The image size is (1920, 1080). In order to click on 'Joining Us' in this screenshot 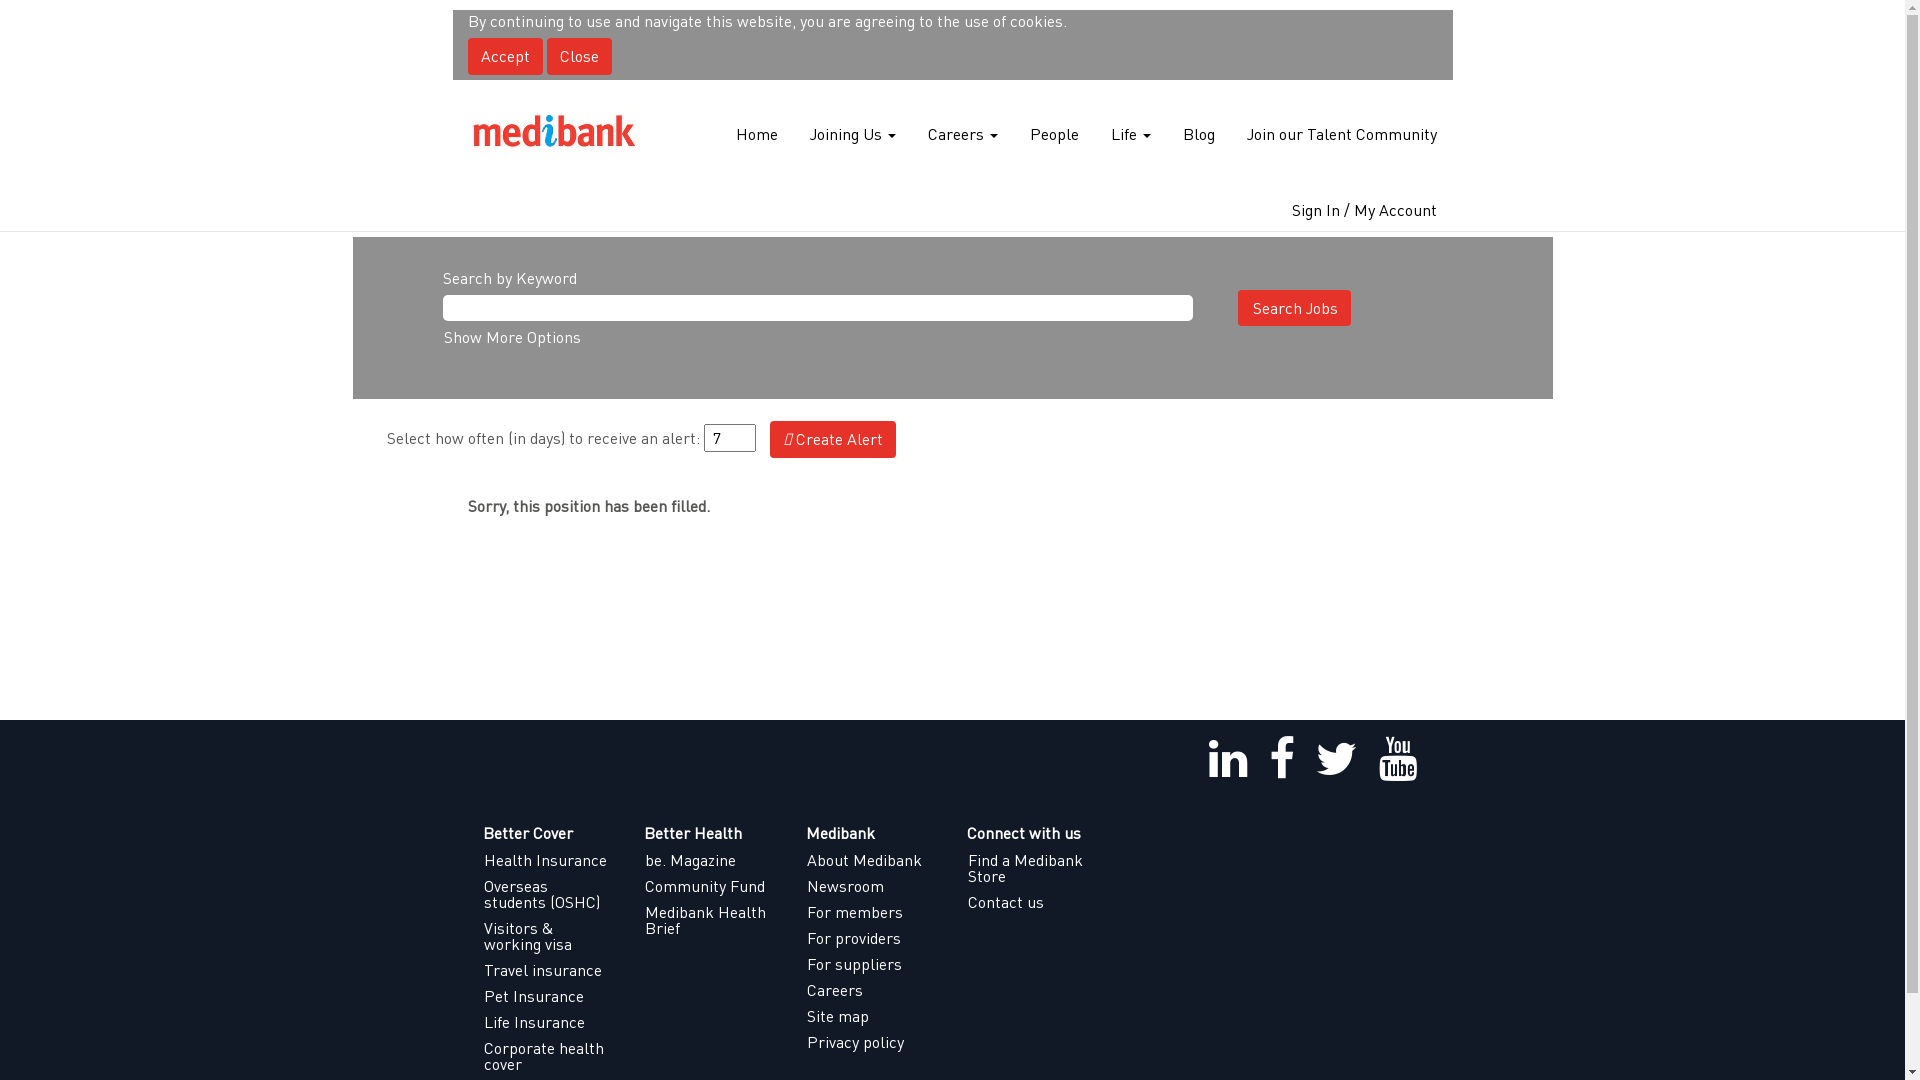, I will do `click(807, 134)`.